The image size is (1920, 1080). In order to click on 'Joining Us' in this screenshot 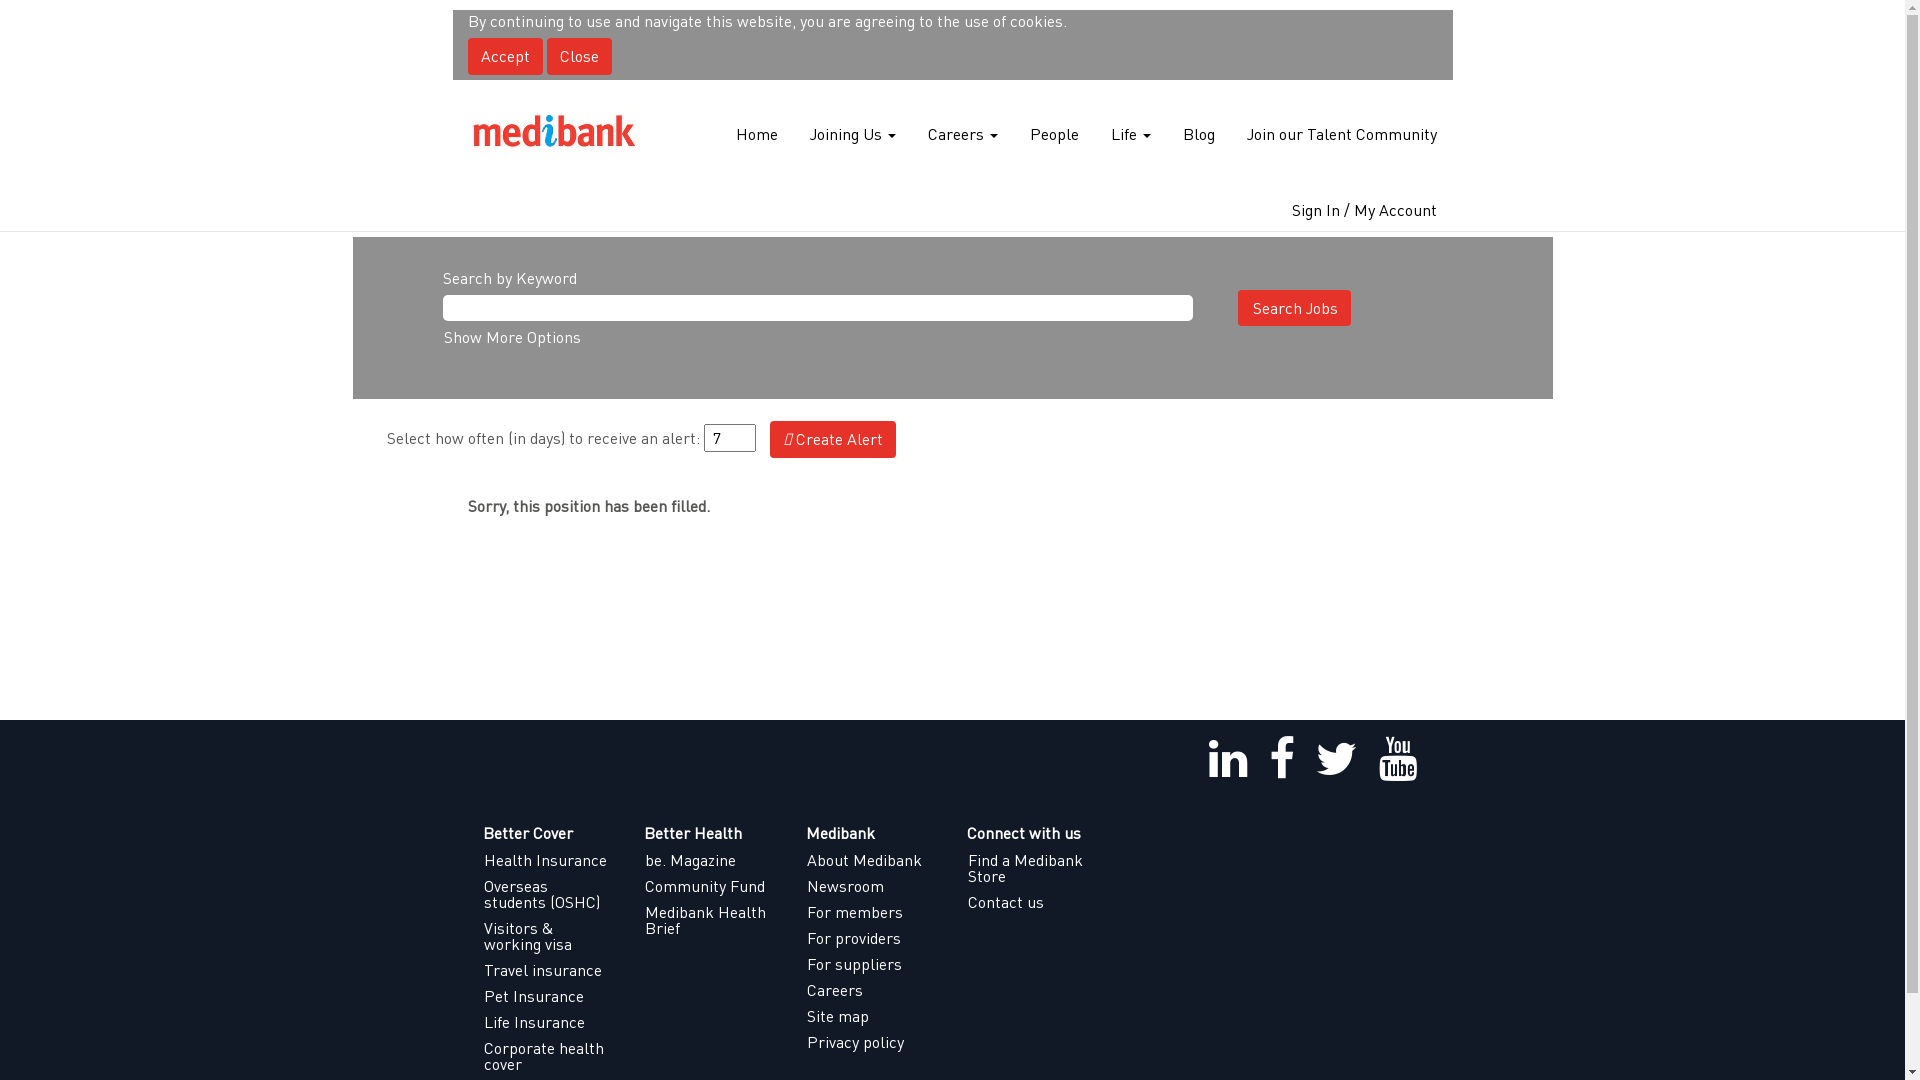, I will do `click(807, 134)`.